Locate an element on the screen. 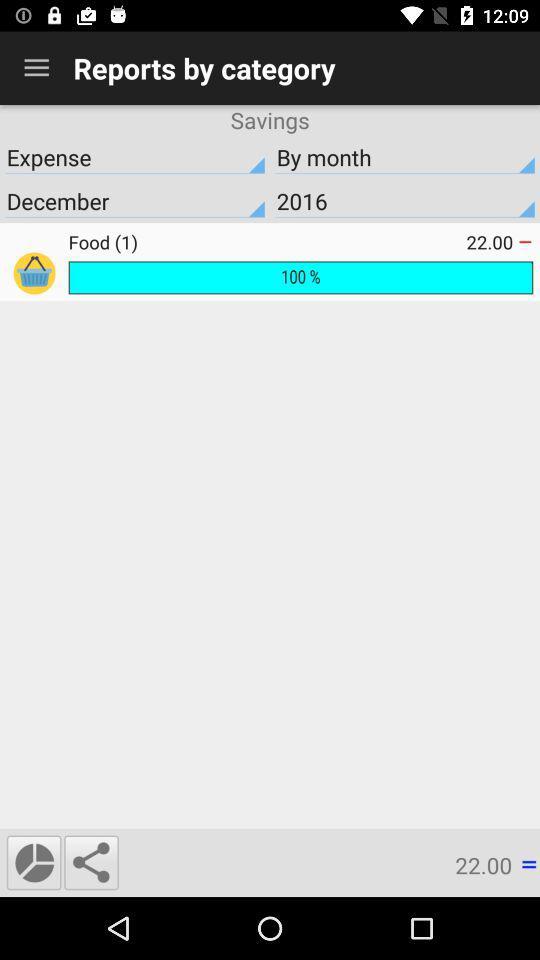  the share icon is located at coordinates (90, 861).